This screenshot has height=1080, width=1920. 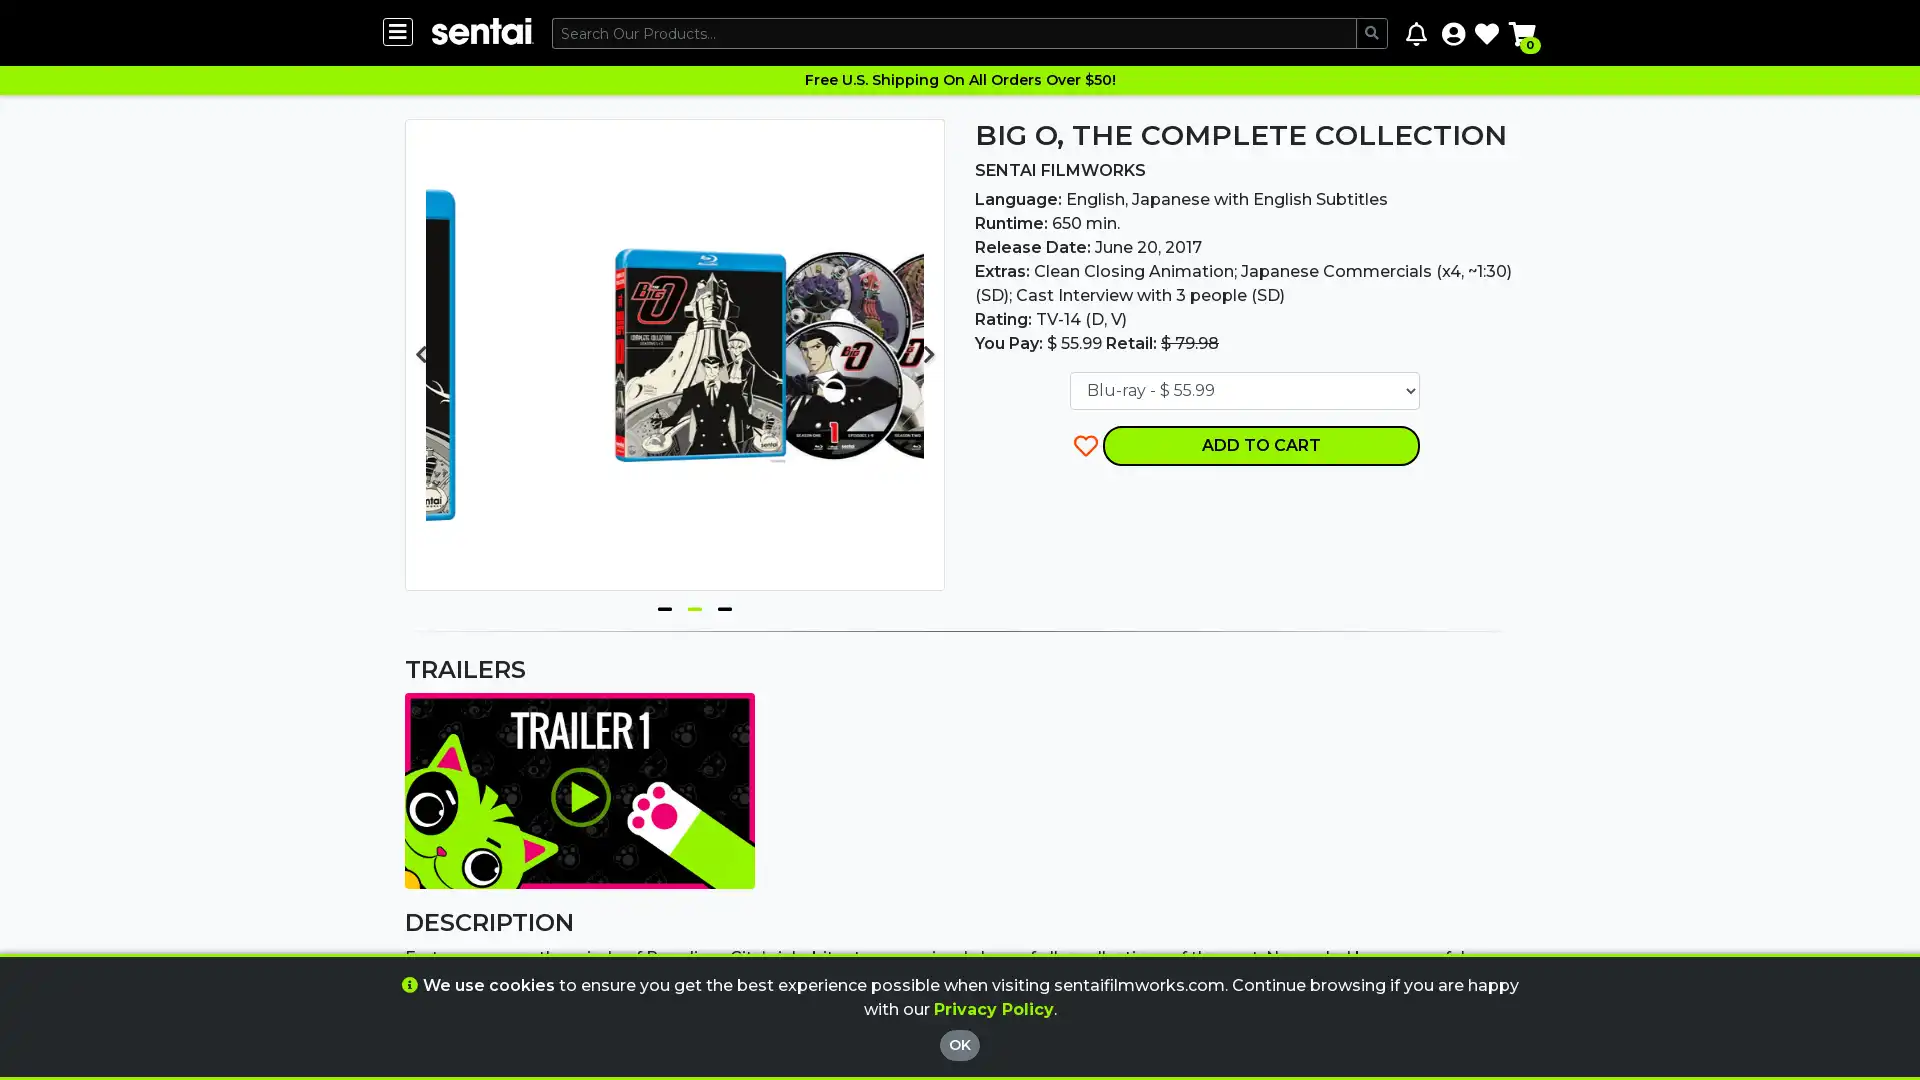 I want to click on Next, so click(x=928, y=353).